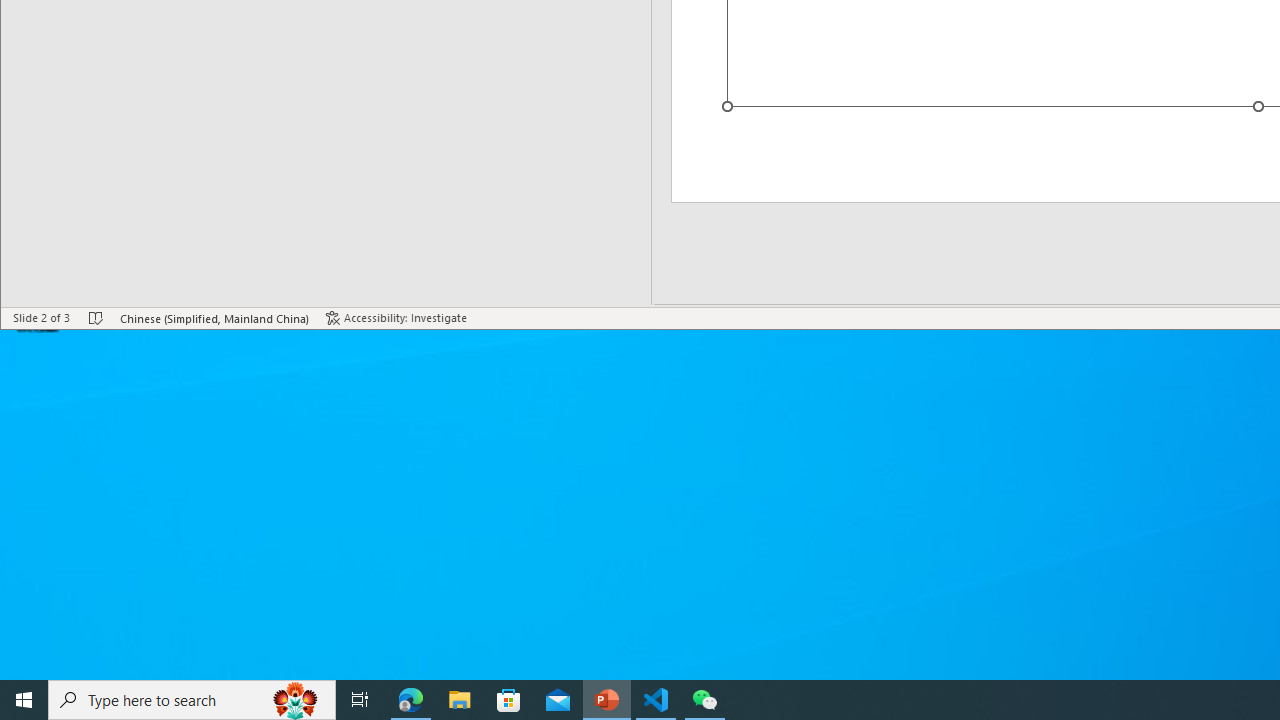 The width and height of the screenshot is (1280, 720). What do you see at coordinates (410, 698) in the screenshot?
I see `'Microsoft Edge - 1 running window'` at bounding box center [410, 698].